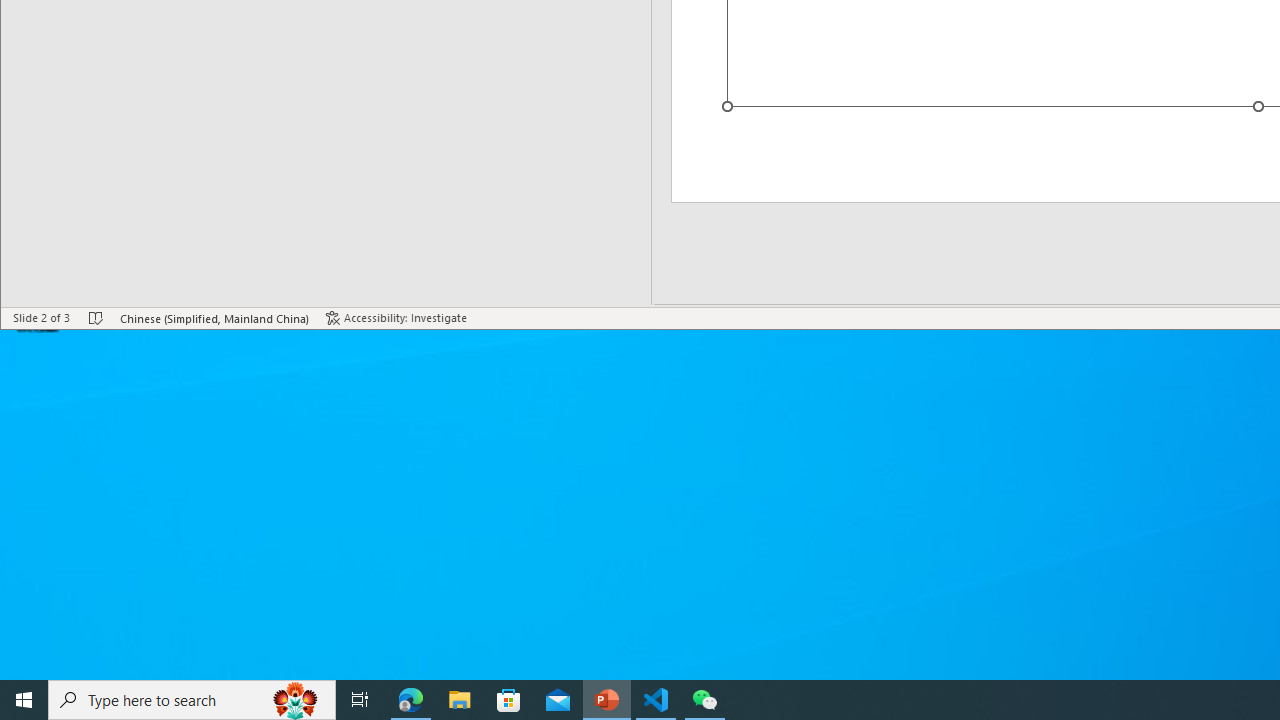 The width and height of the screenshot is (1280, 720). What do you see at coordinates (410, 698) in the screenshot?
I see `'Microsoft Edge - 1 running window'` at bounding box center [410, 698].